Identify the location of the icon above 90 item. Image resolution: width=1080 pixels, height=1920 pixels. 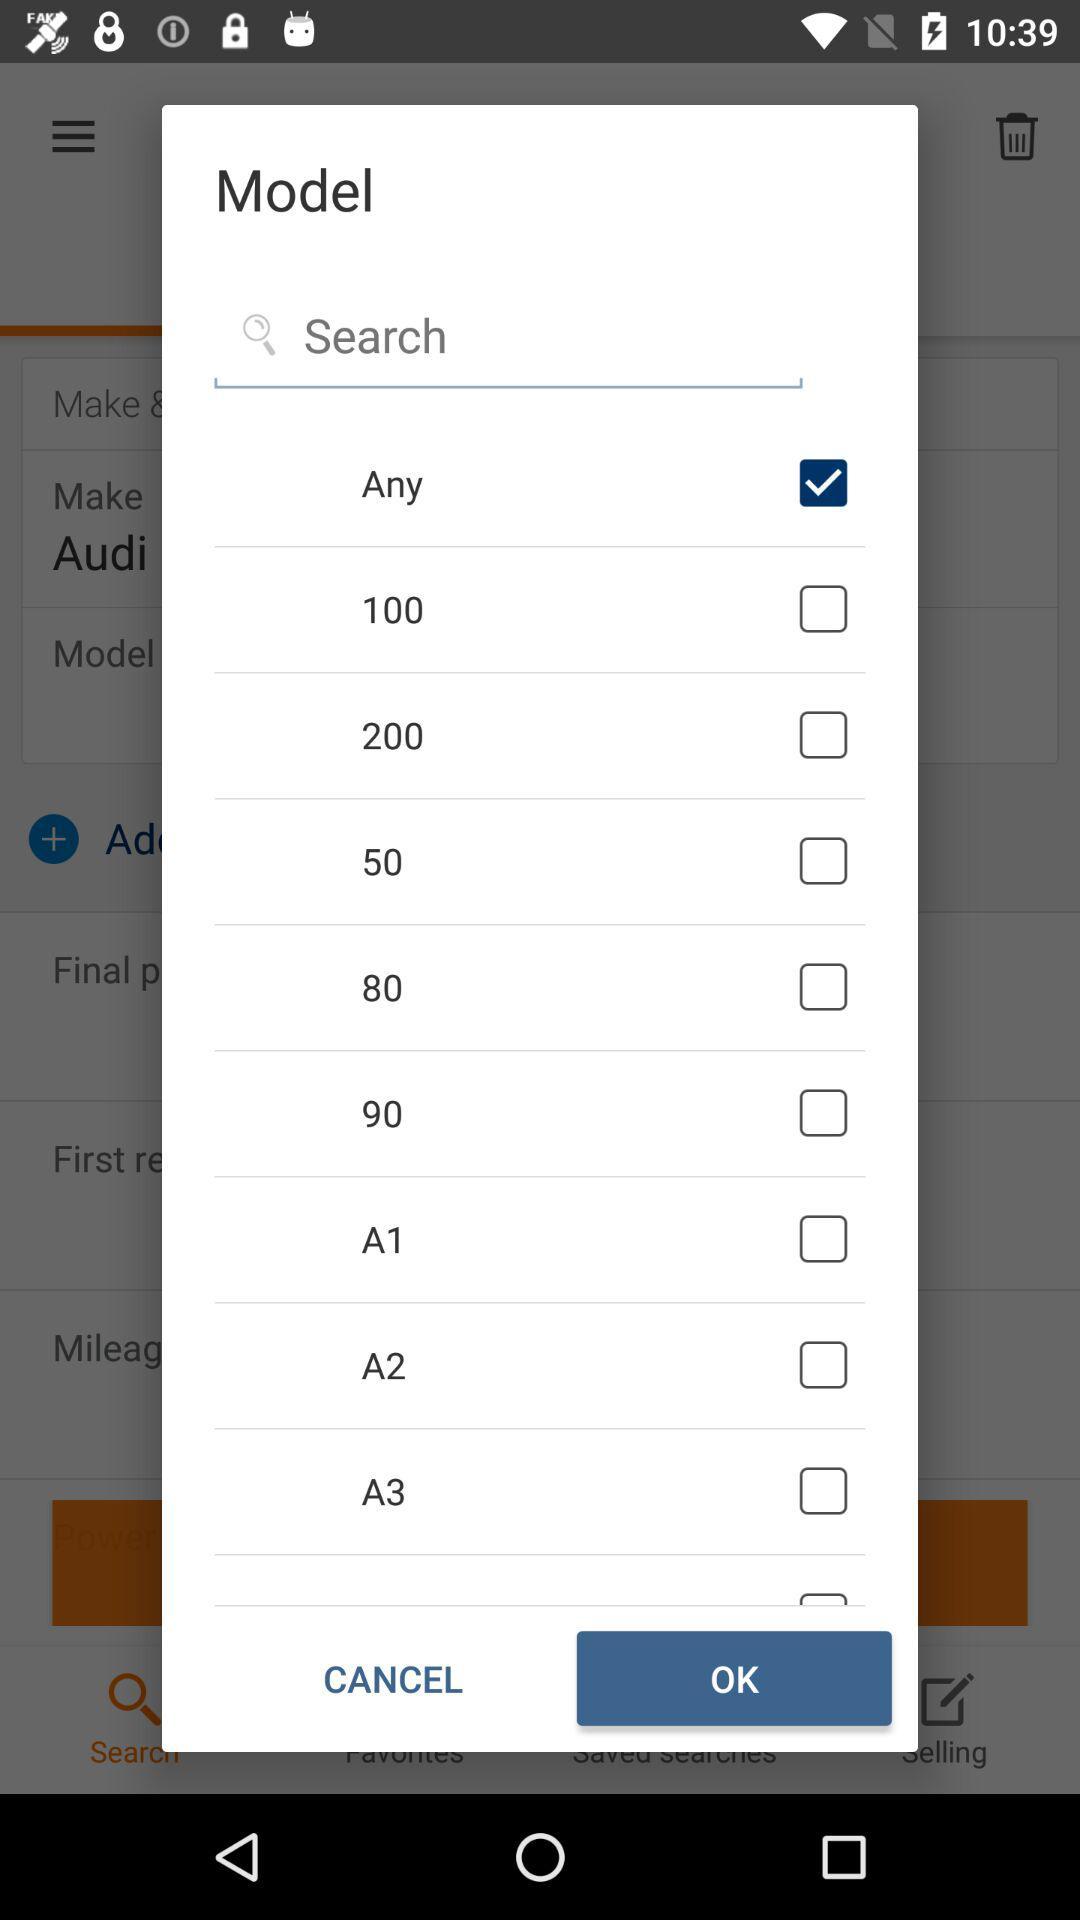
(576, 987).